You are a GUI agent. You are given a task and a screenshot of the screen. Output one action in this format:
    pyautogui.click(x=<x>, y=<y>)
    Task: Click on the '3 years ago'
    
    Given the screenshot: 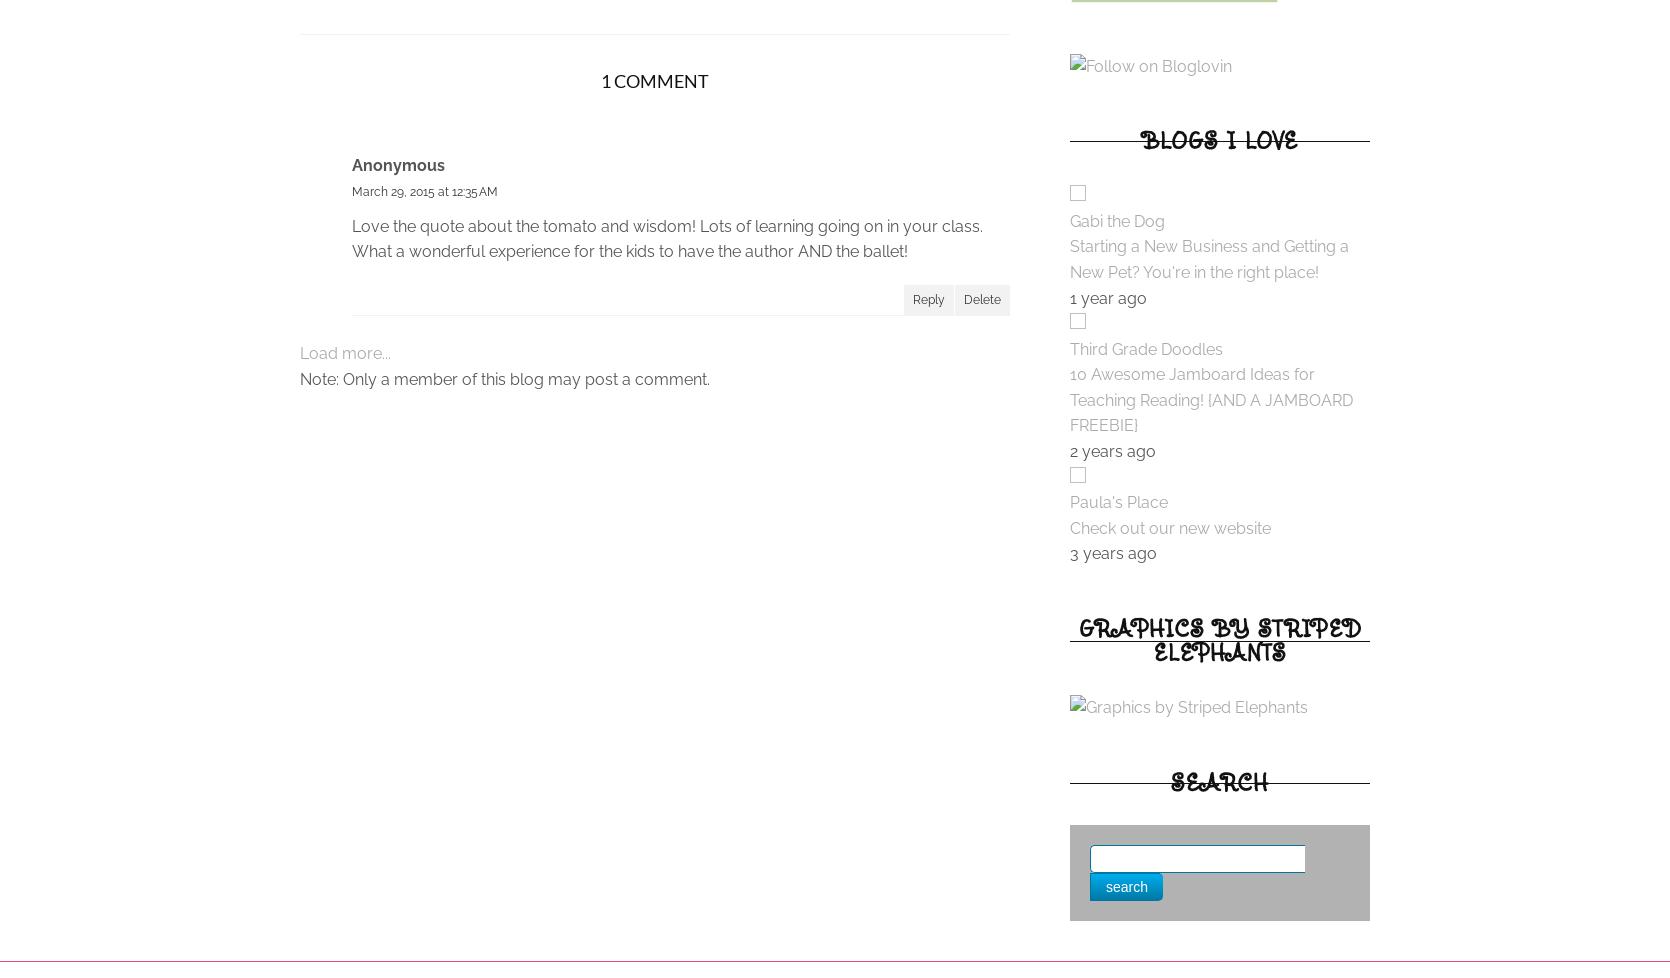 What is the action you would take?
    pyautogui.click(x=1069, y=553)
    